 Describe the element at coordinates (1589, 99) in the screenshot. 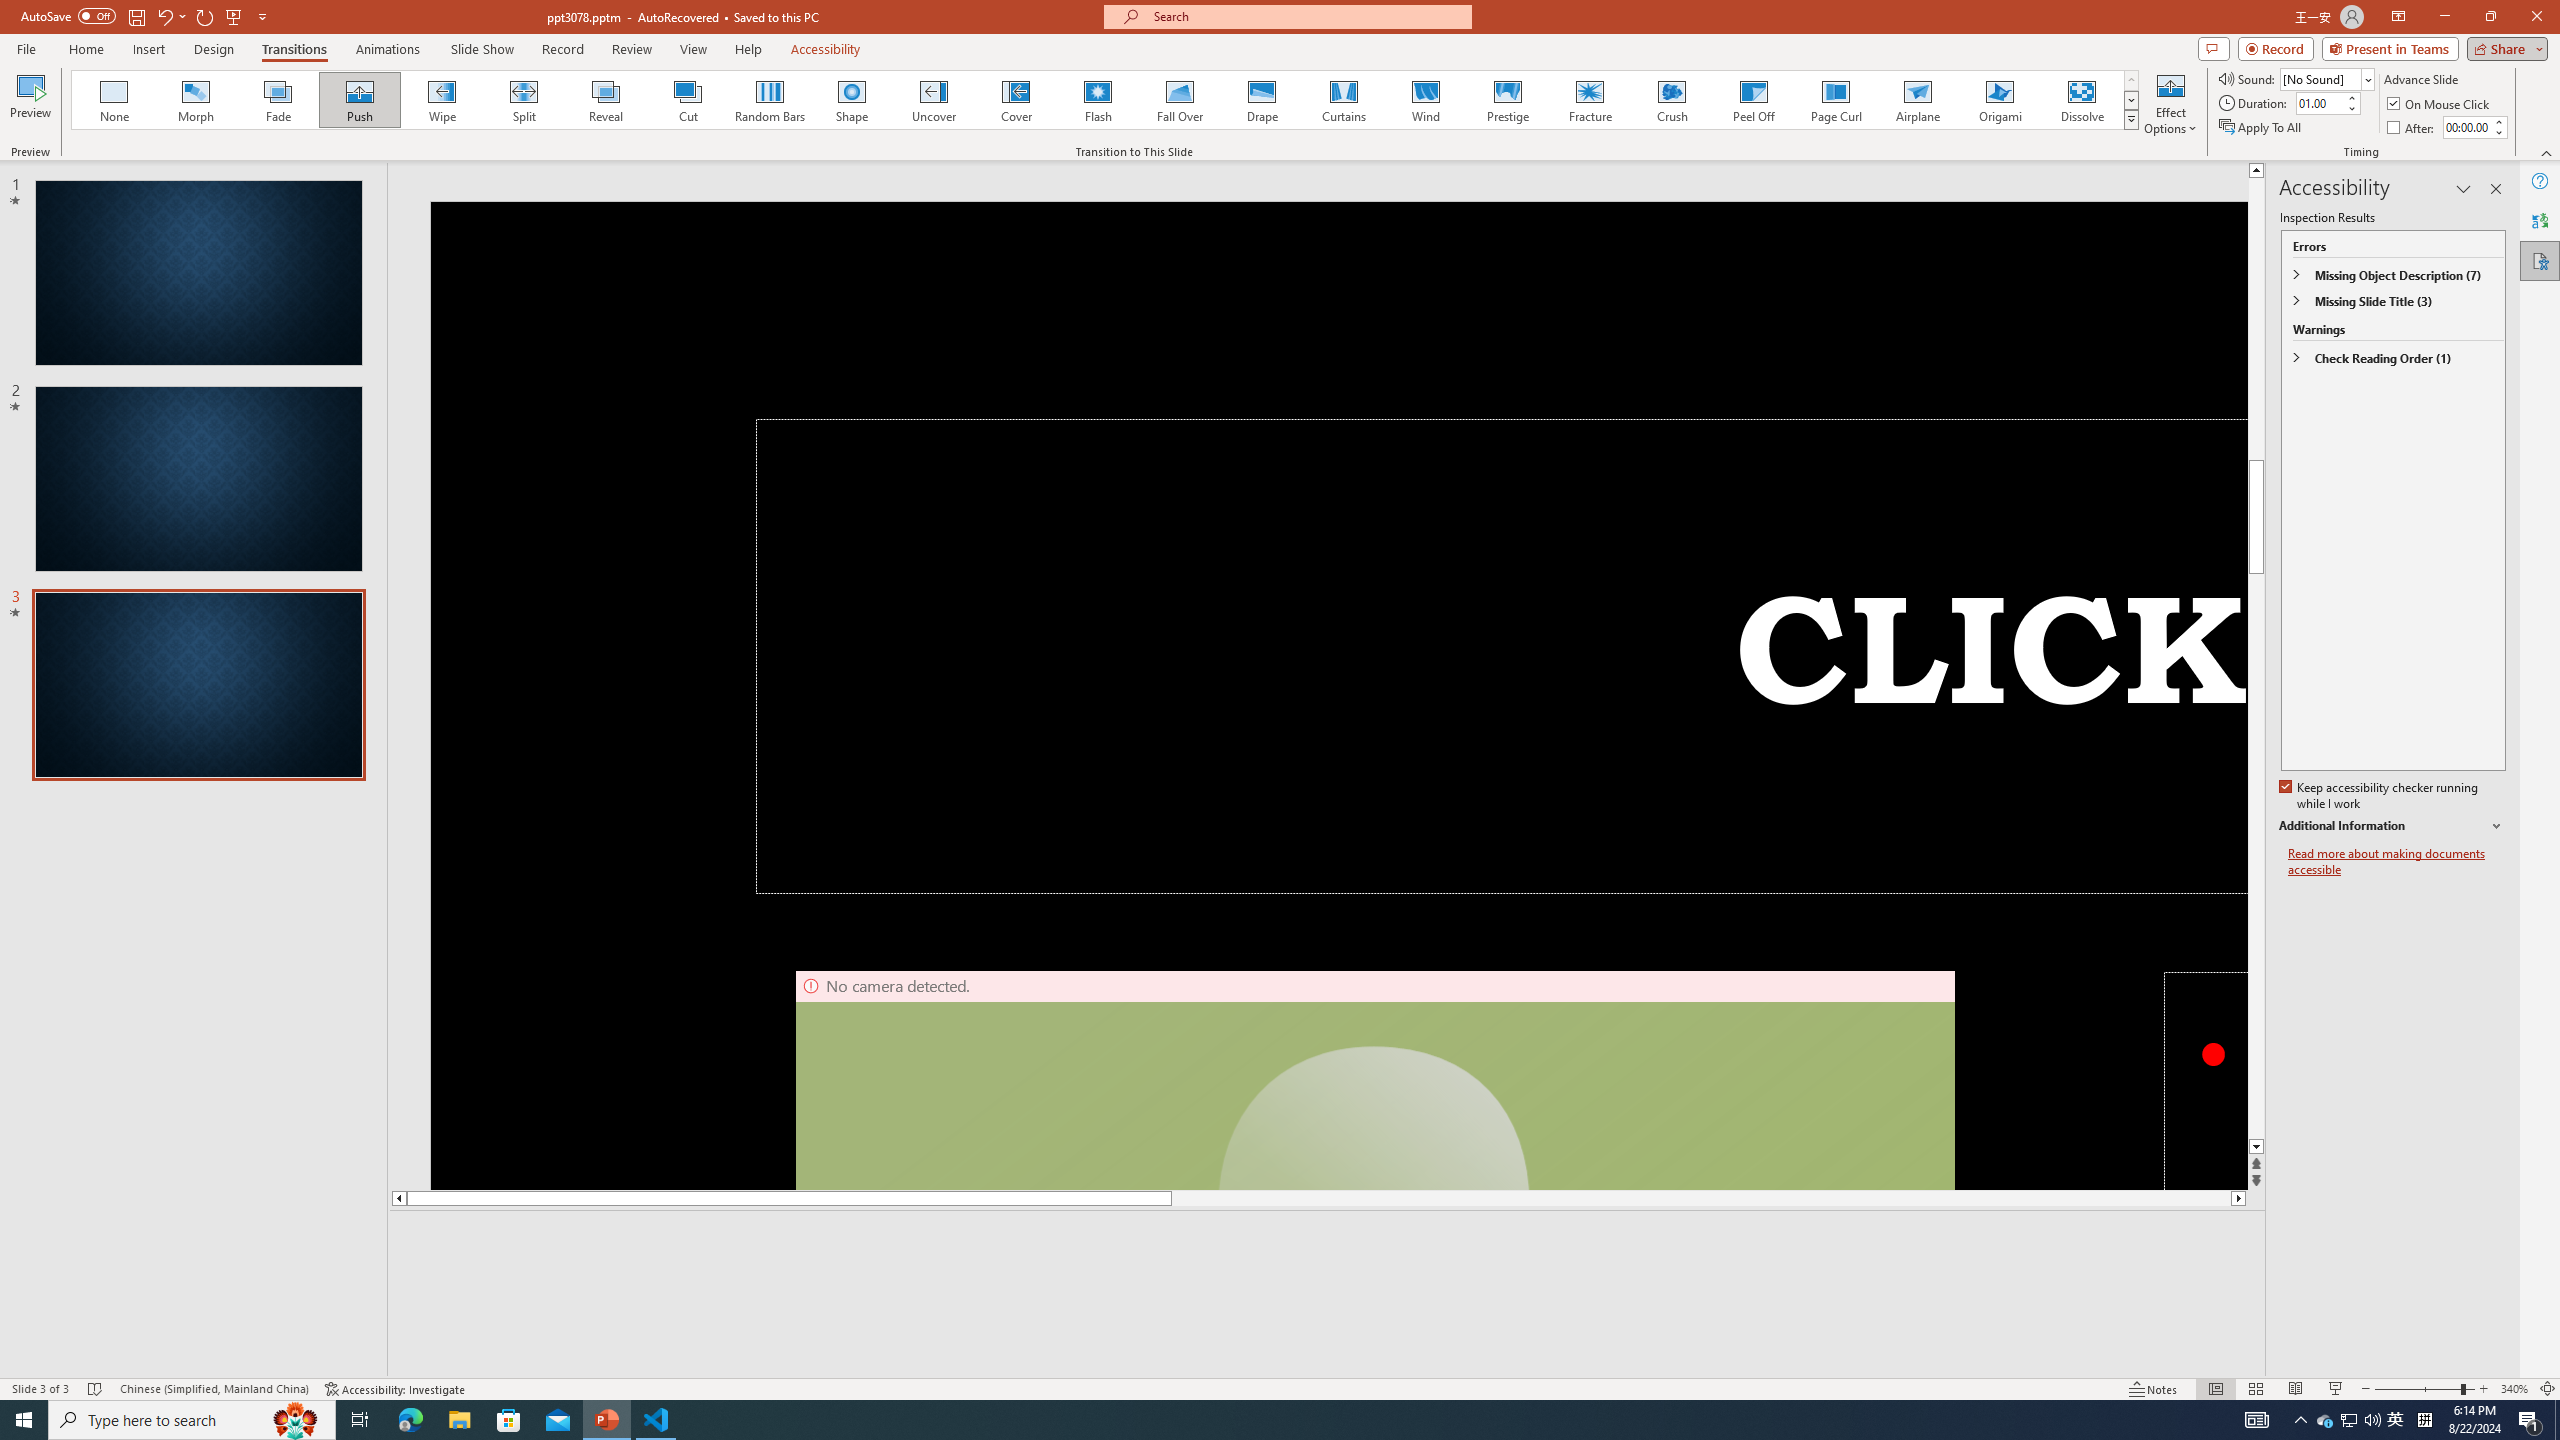

I see `'Fracture'` at that location.